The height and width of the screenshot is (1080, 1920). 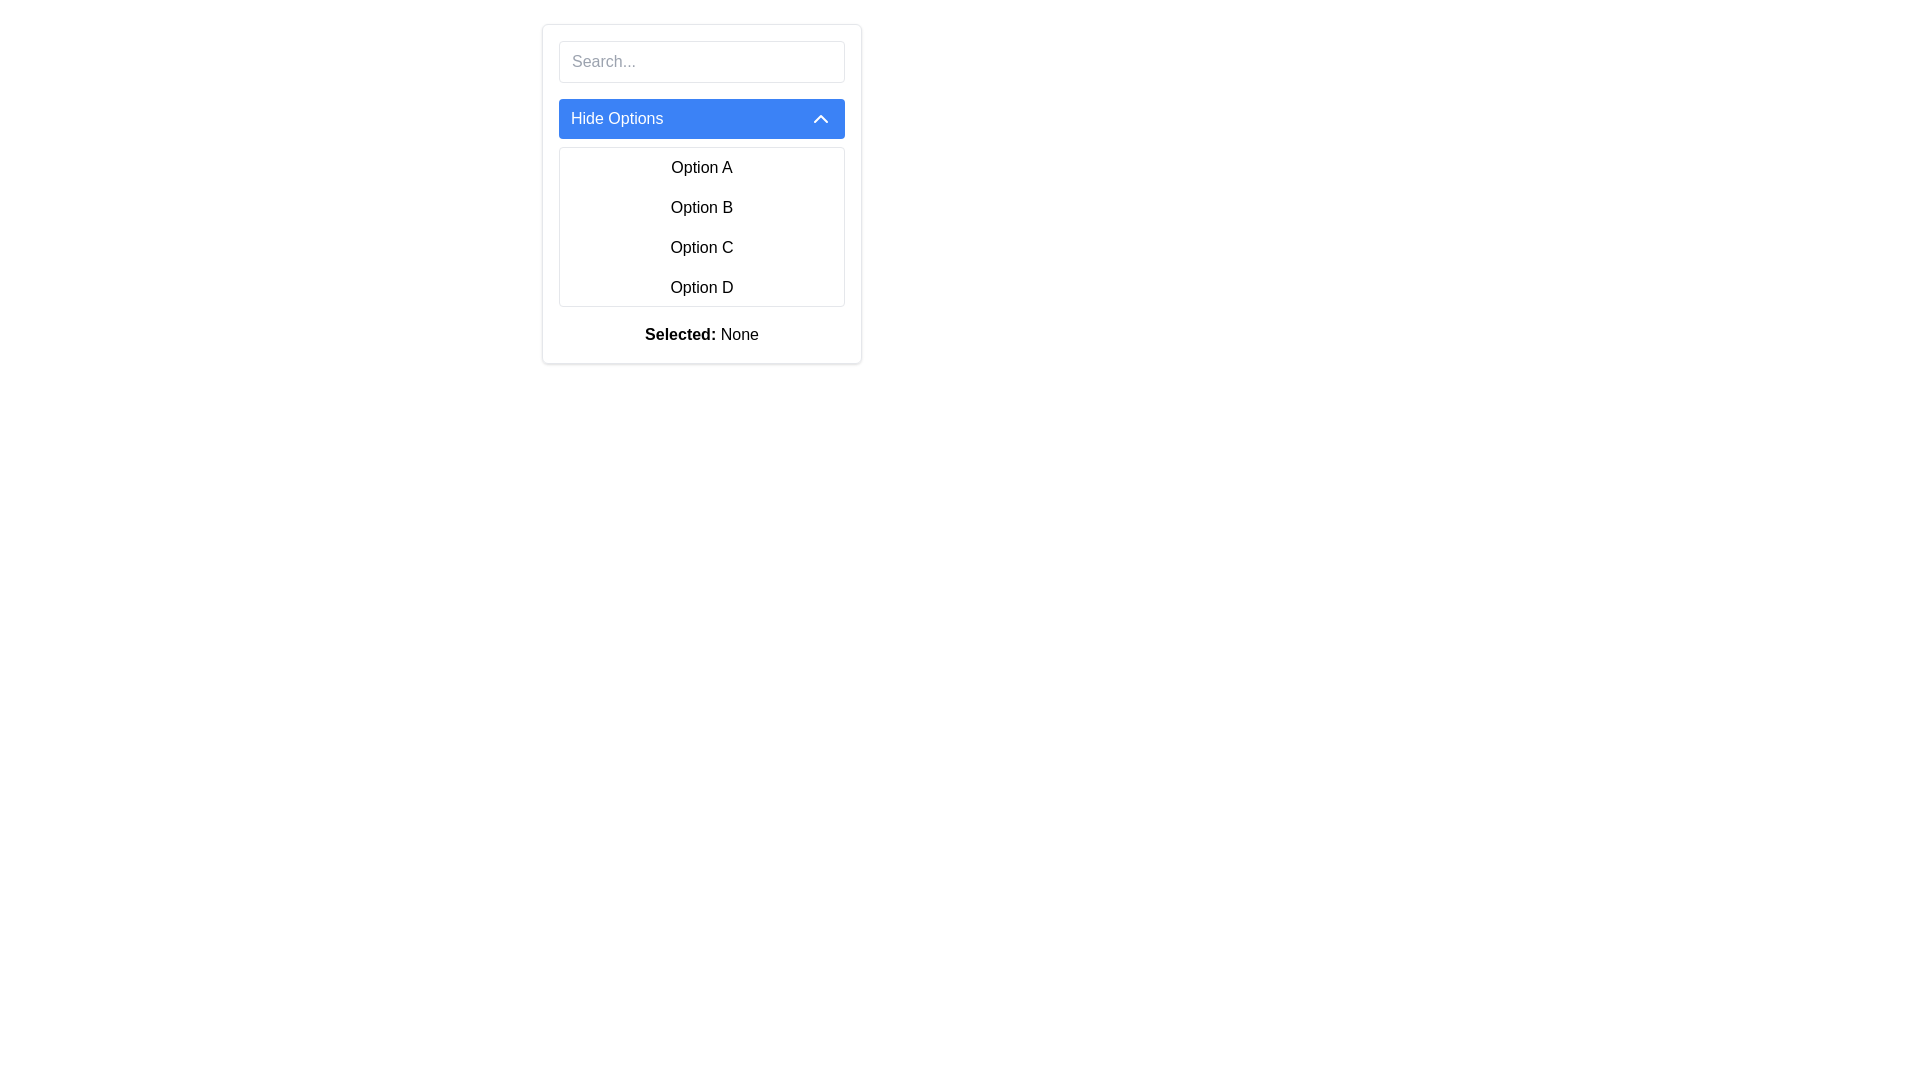 I want to click on the button located within the dropdown component, so click(x=701, y=119).